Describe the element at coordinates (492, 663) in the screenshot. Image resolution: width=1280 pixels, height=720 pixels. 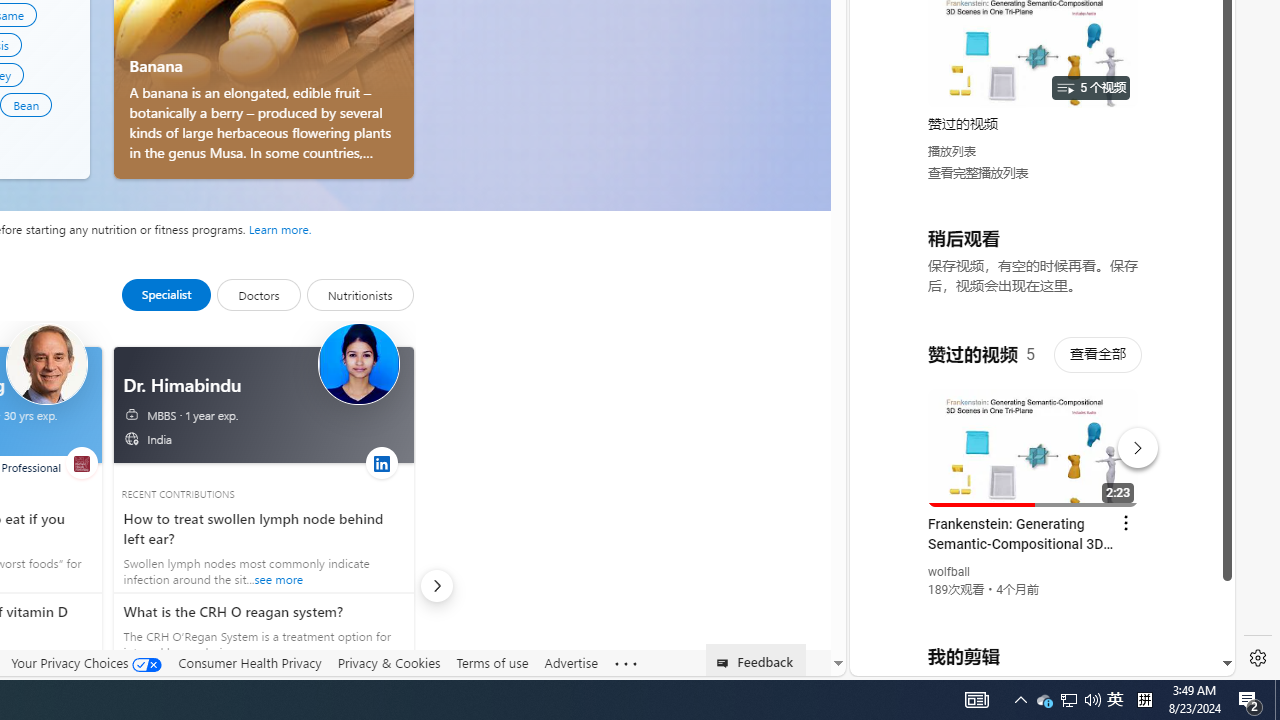
I see `'Terms of use'` at that location.